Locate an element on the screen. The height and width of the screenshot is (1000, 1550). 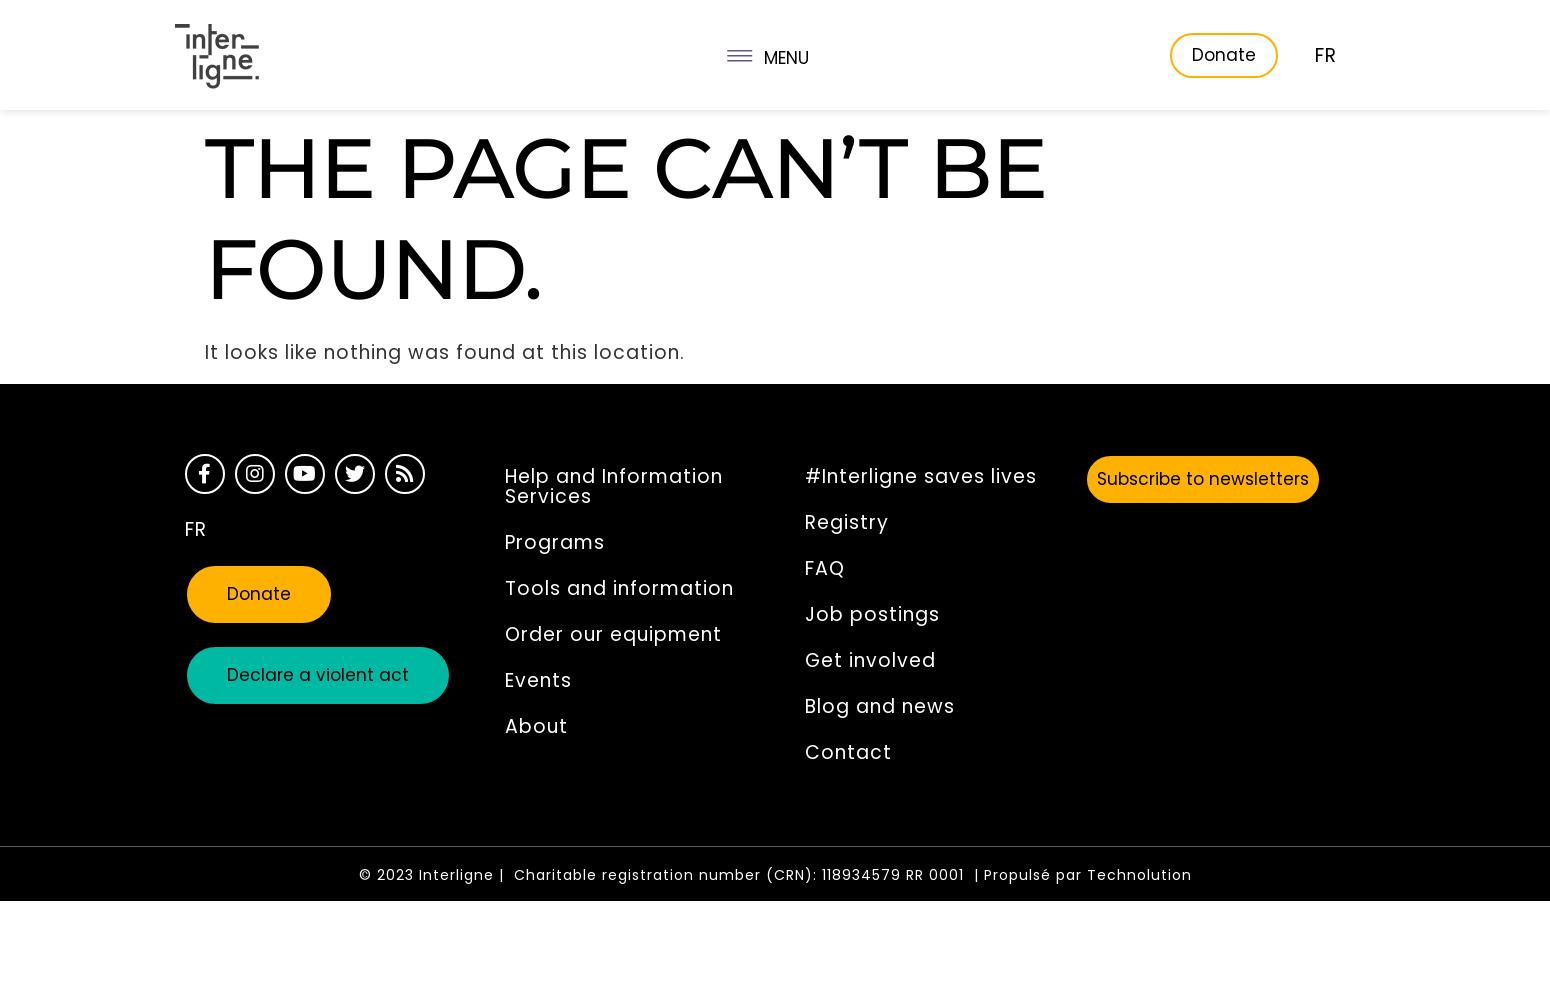
'Get involved' is located at coordinates (870, 660).